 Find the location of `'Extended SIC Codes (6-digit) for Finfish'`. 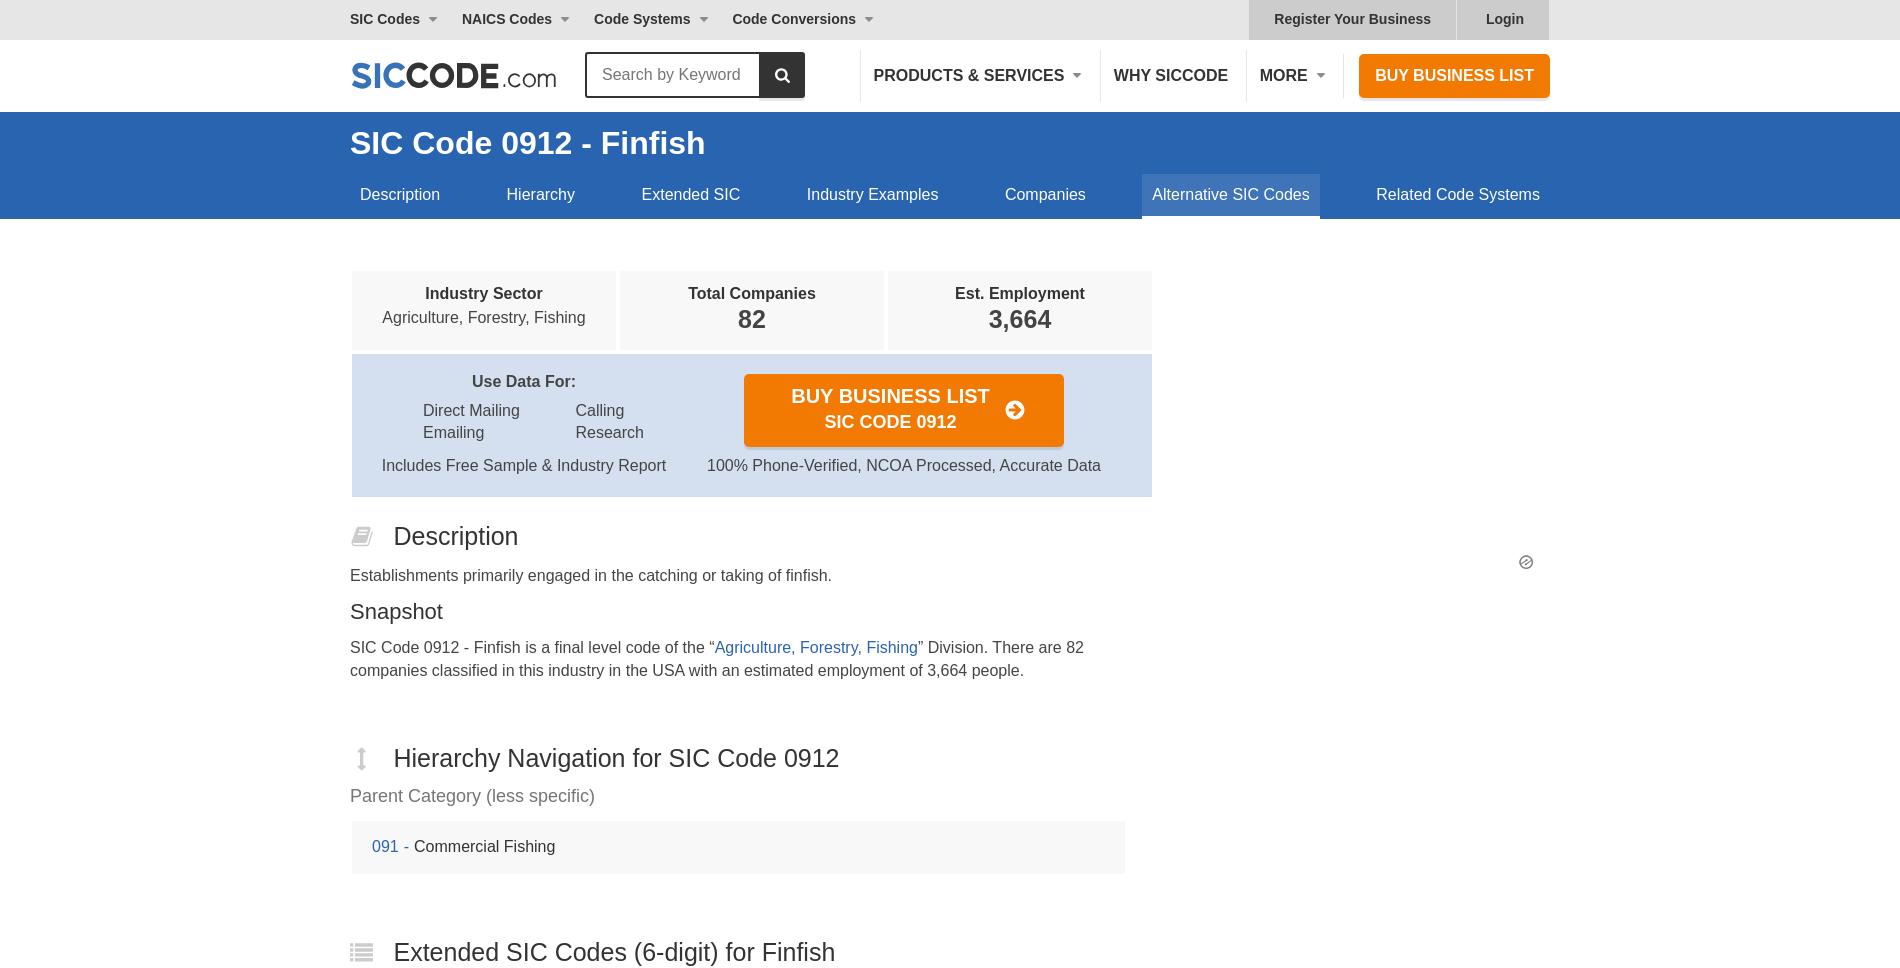

'Extended SIC Codes (6-digit) for Finfish' is located at coordinates (614, 949).